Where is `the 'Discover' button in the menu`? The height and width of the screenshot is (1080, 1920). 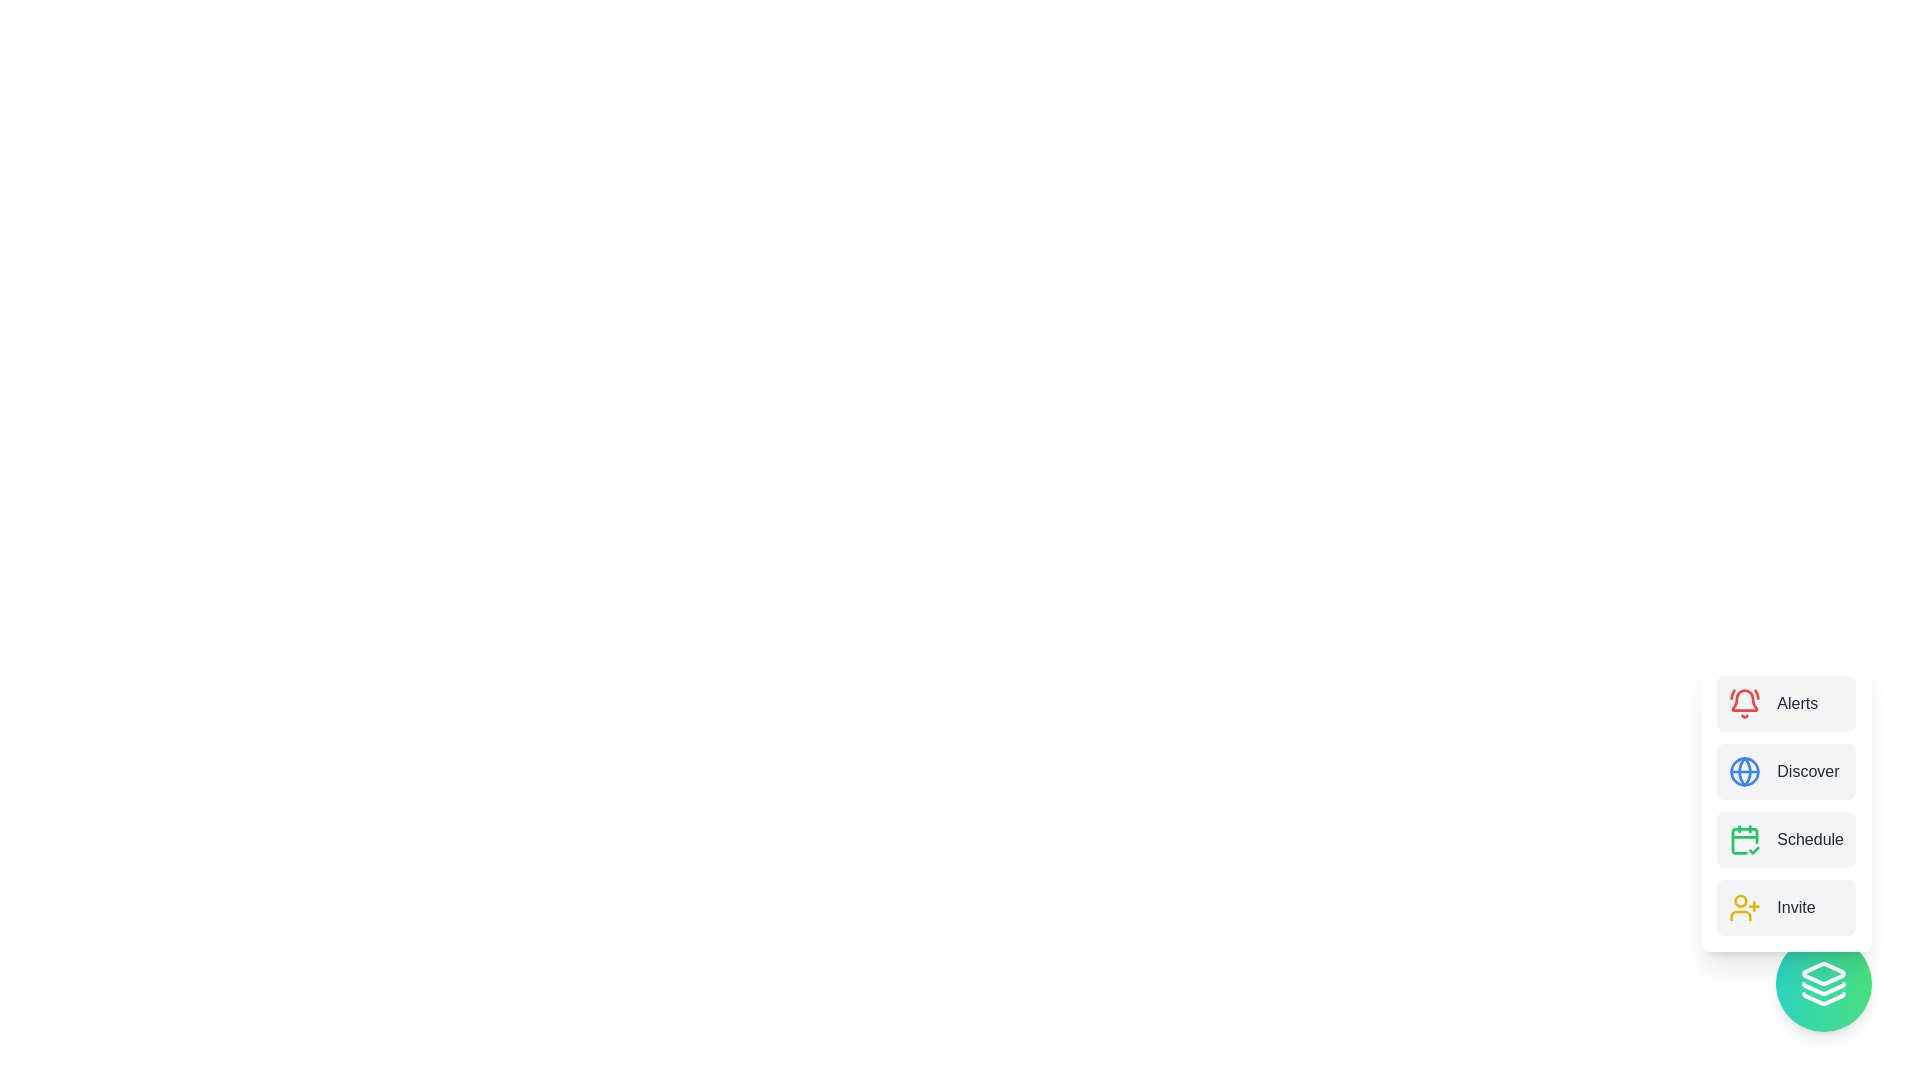
the 'Discover' button in the menu is located at coordinates (1786, 770).